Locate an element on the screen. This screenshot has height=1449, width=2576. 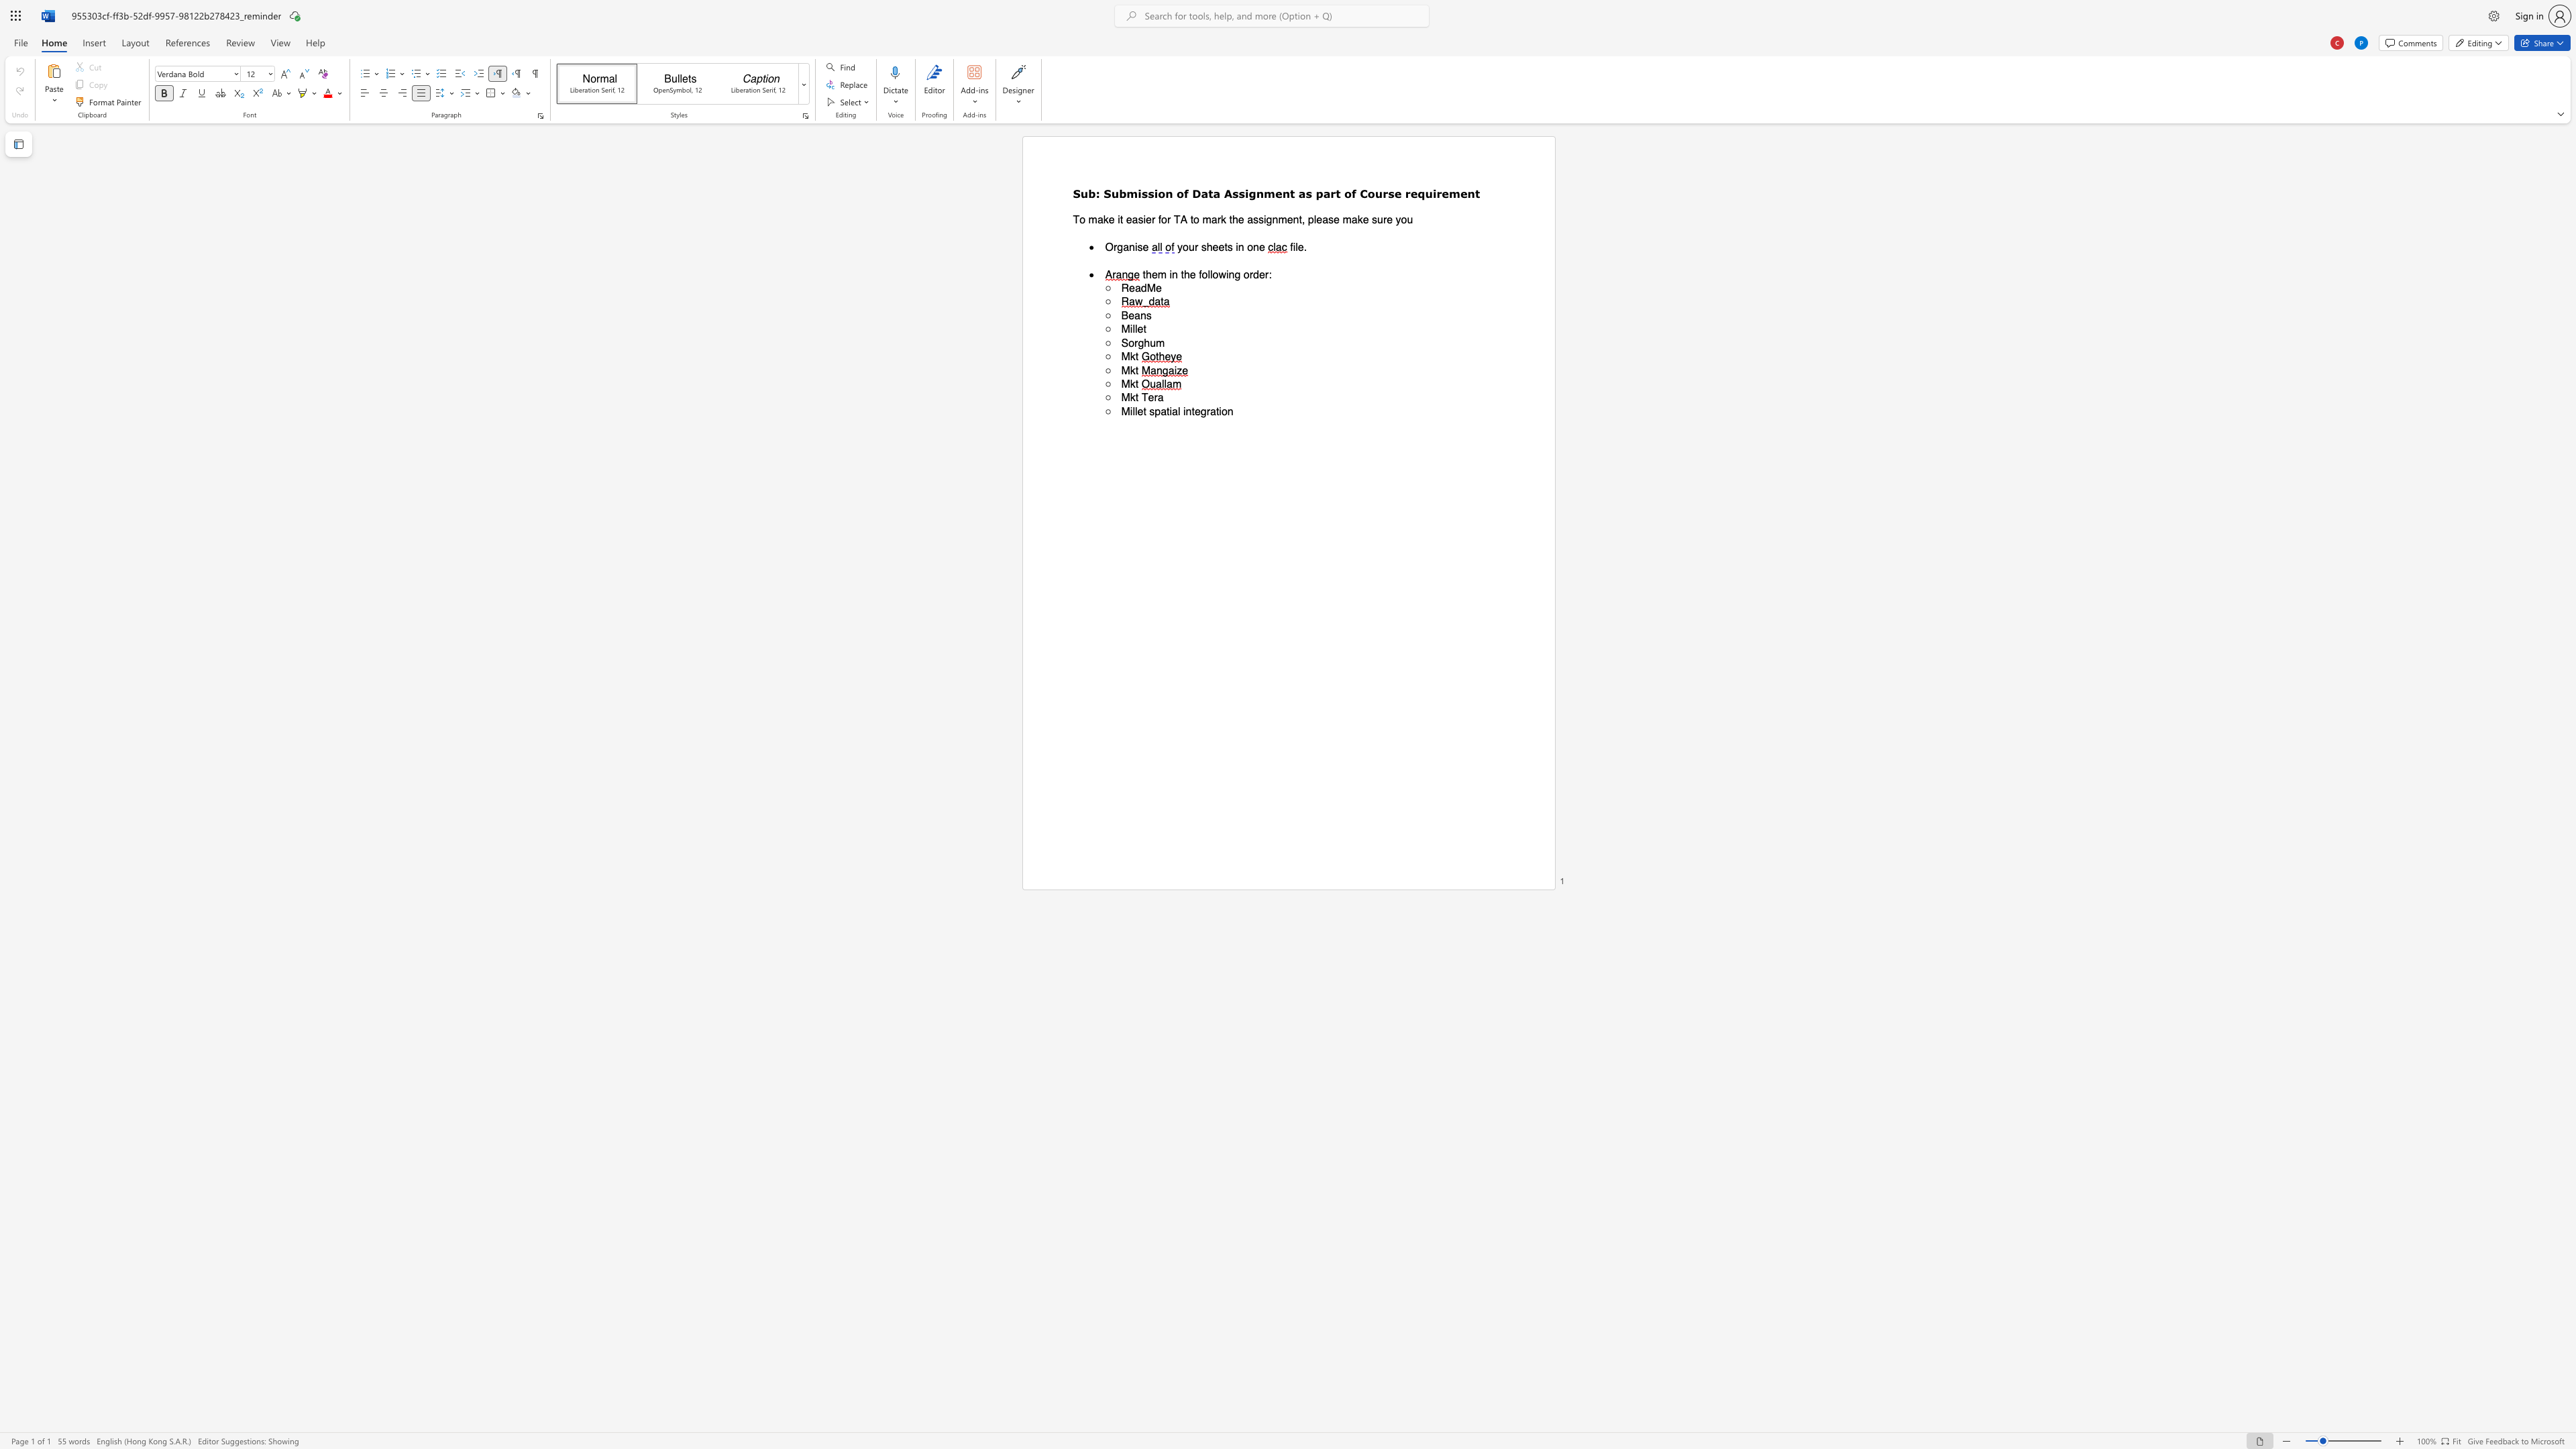
the 1th character "q" in the text is located at coordinates (1420, 192).